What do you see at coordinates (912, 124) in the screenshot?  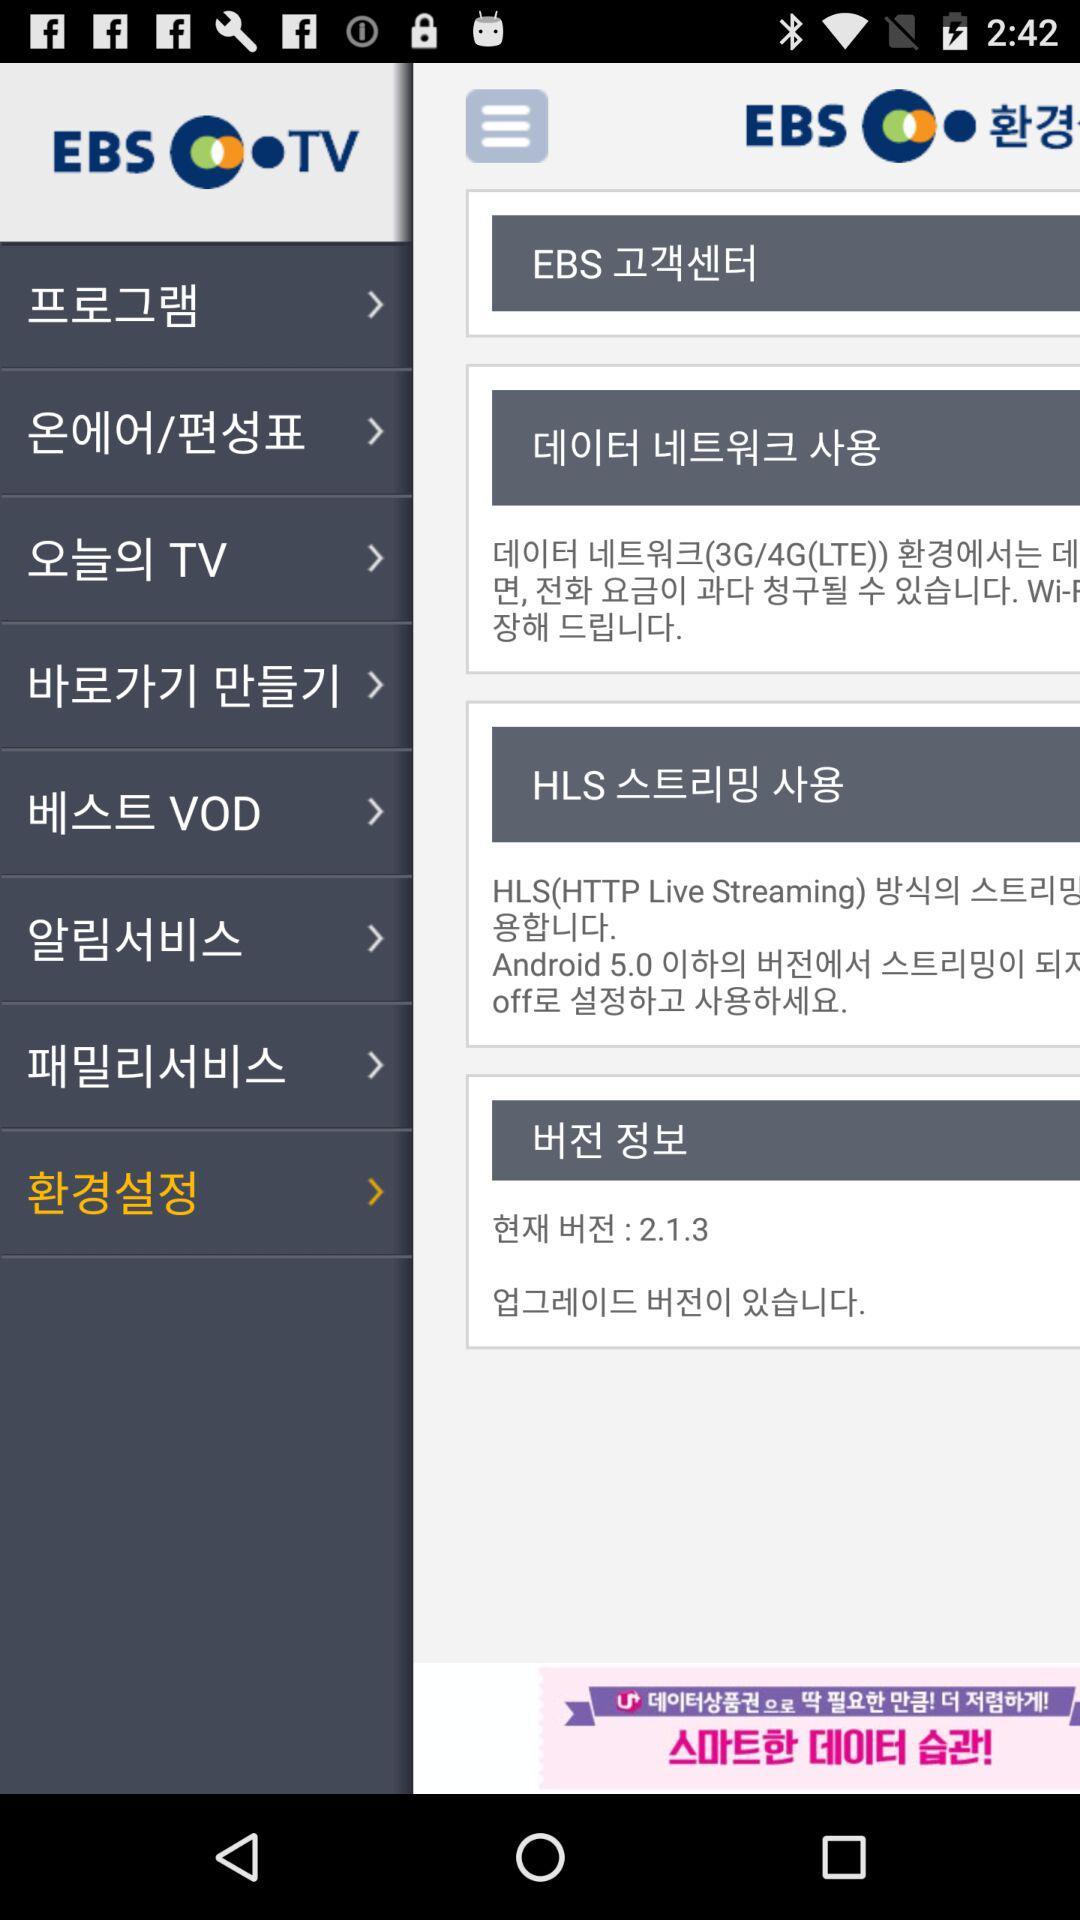 I see `the right top logo under the notification bar` at bounding box center [912, 124].